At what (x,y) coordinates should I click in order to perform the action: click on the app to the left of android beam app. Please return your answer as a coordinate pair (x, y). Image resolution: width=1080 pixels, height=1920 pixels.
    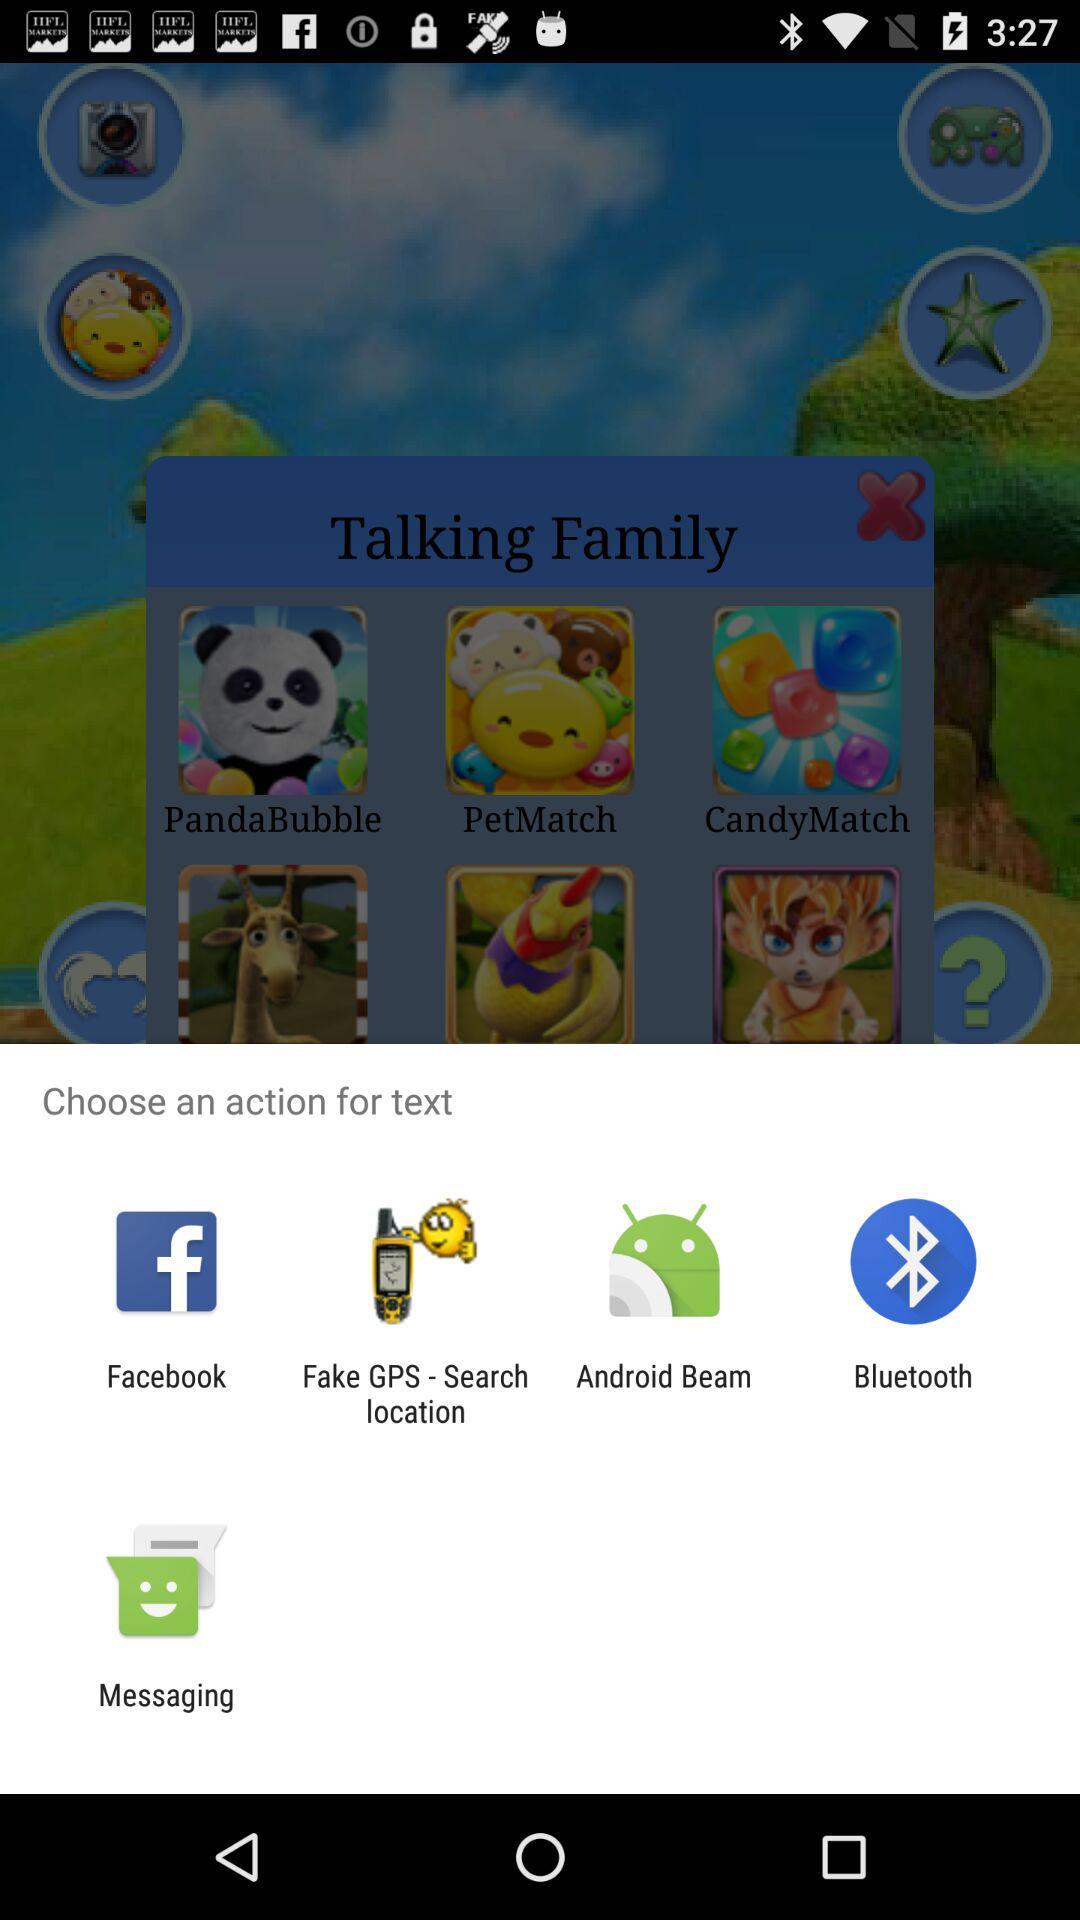
    Looking at the image, I should click on (414, 1392).